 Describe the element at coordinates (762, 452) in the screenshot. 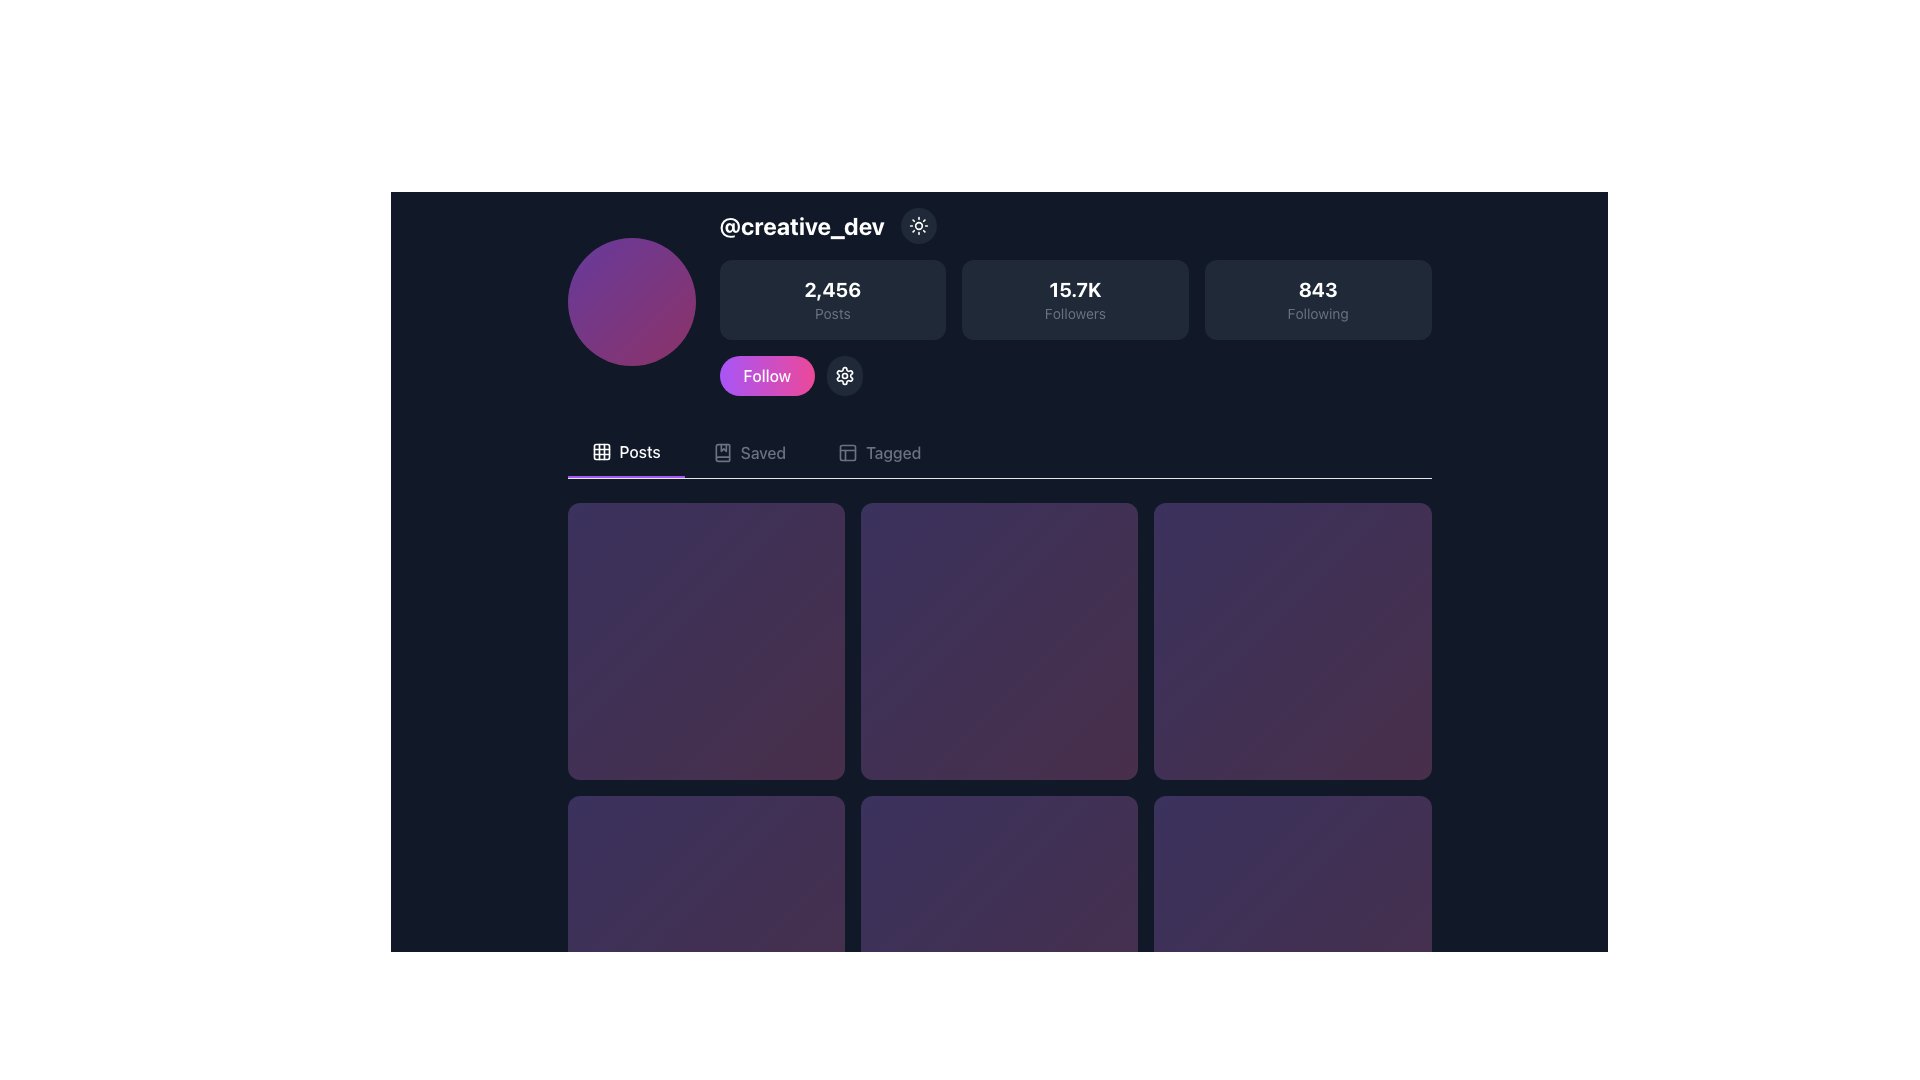

I see `the 'saved' text label in the interactive menu` at that location.